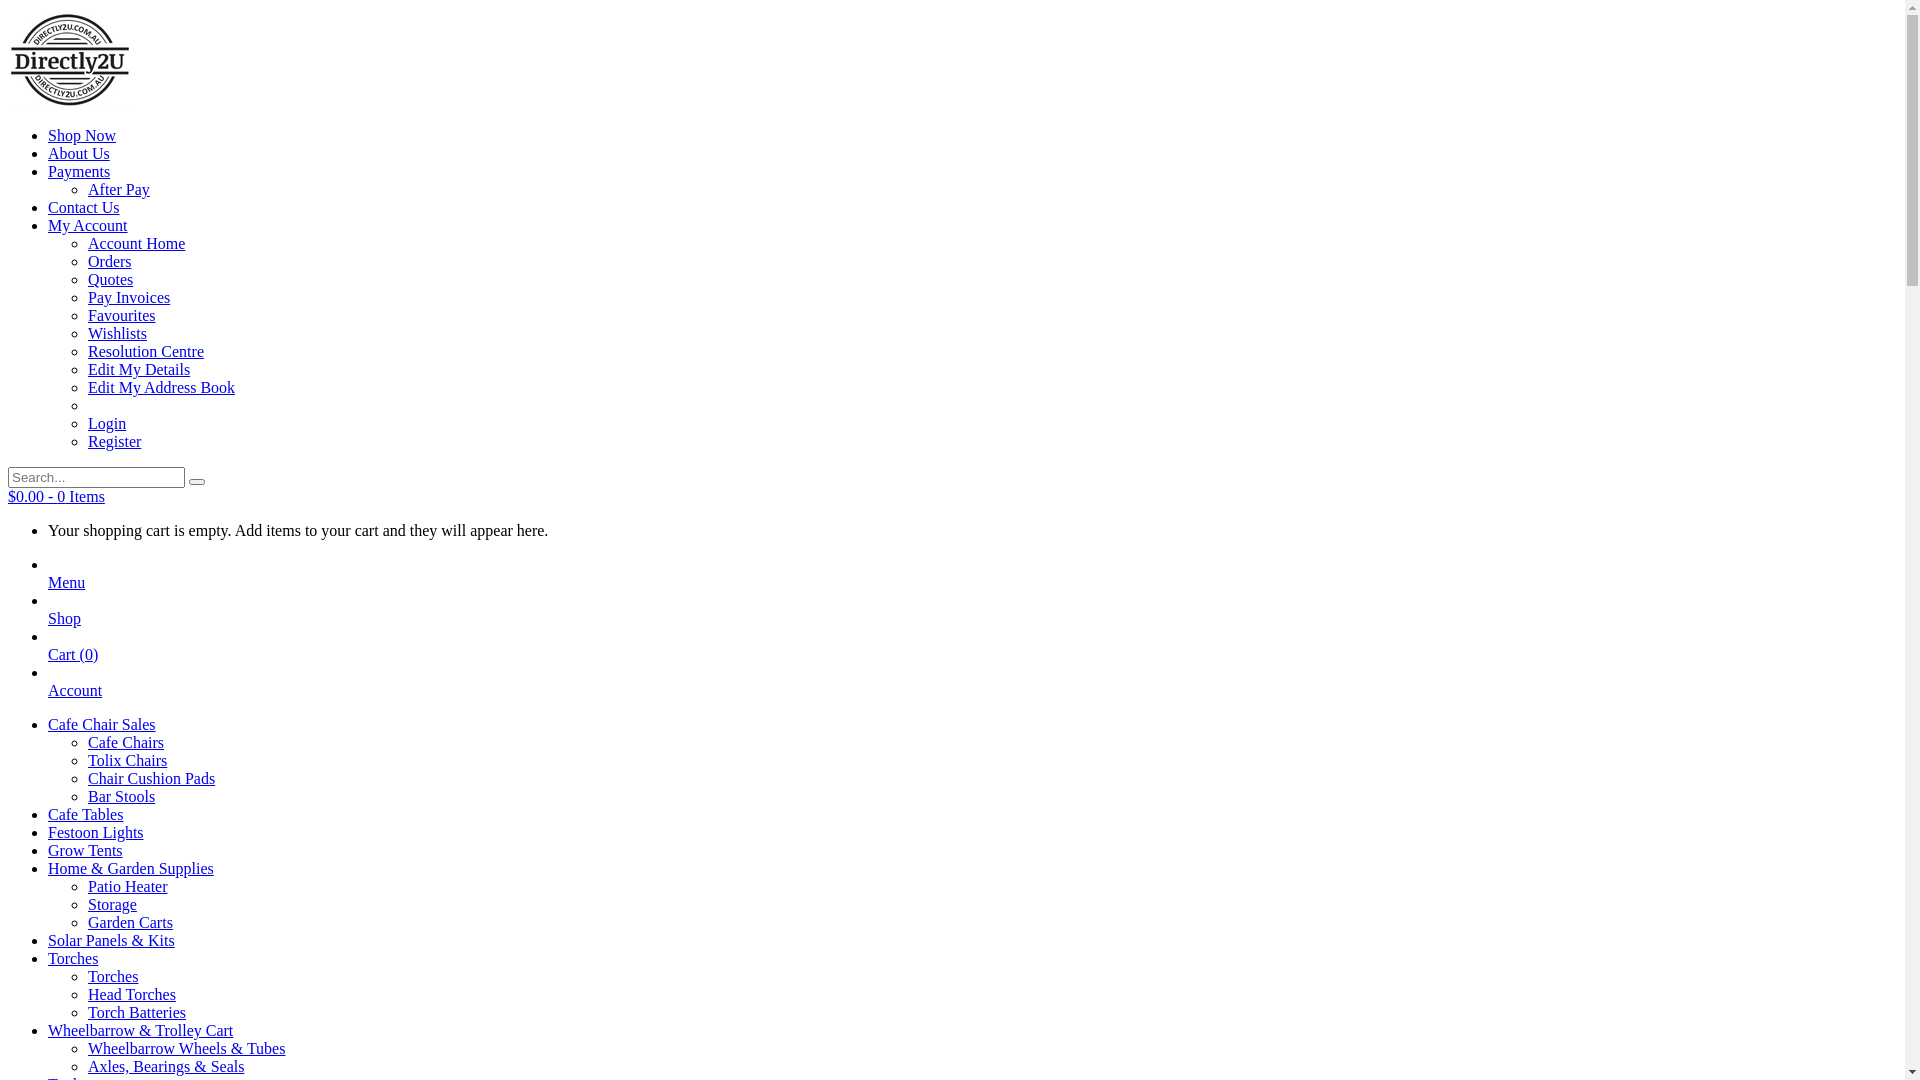 The image size is (1920, 1080). What do you see at coordinates (109, 279) in the screenshot?
I see `'Quotes'` at bounding box center [109, 279].